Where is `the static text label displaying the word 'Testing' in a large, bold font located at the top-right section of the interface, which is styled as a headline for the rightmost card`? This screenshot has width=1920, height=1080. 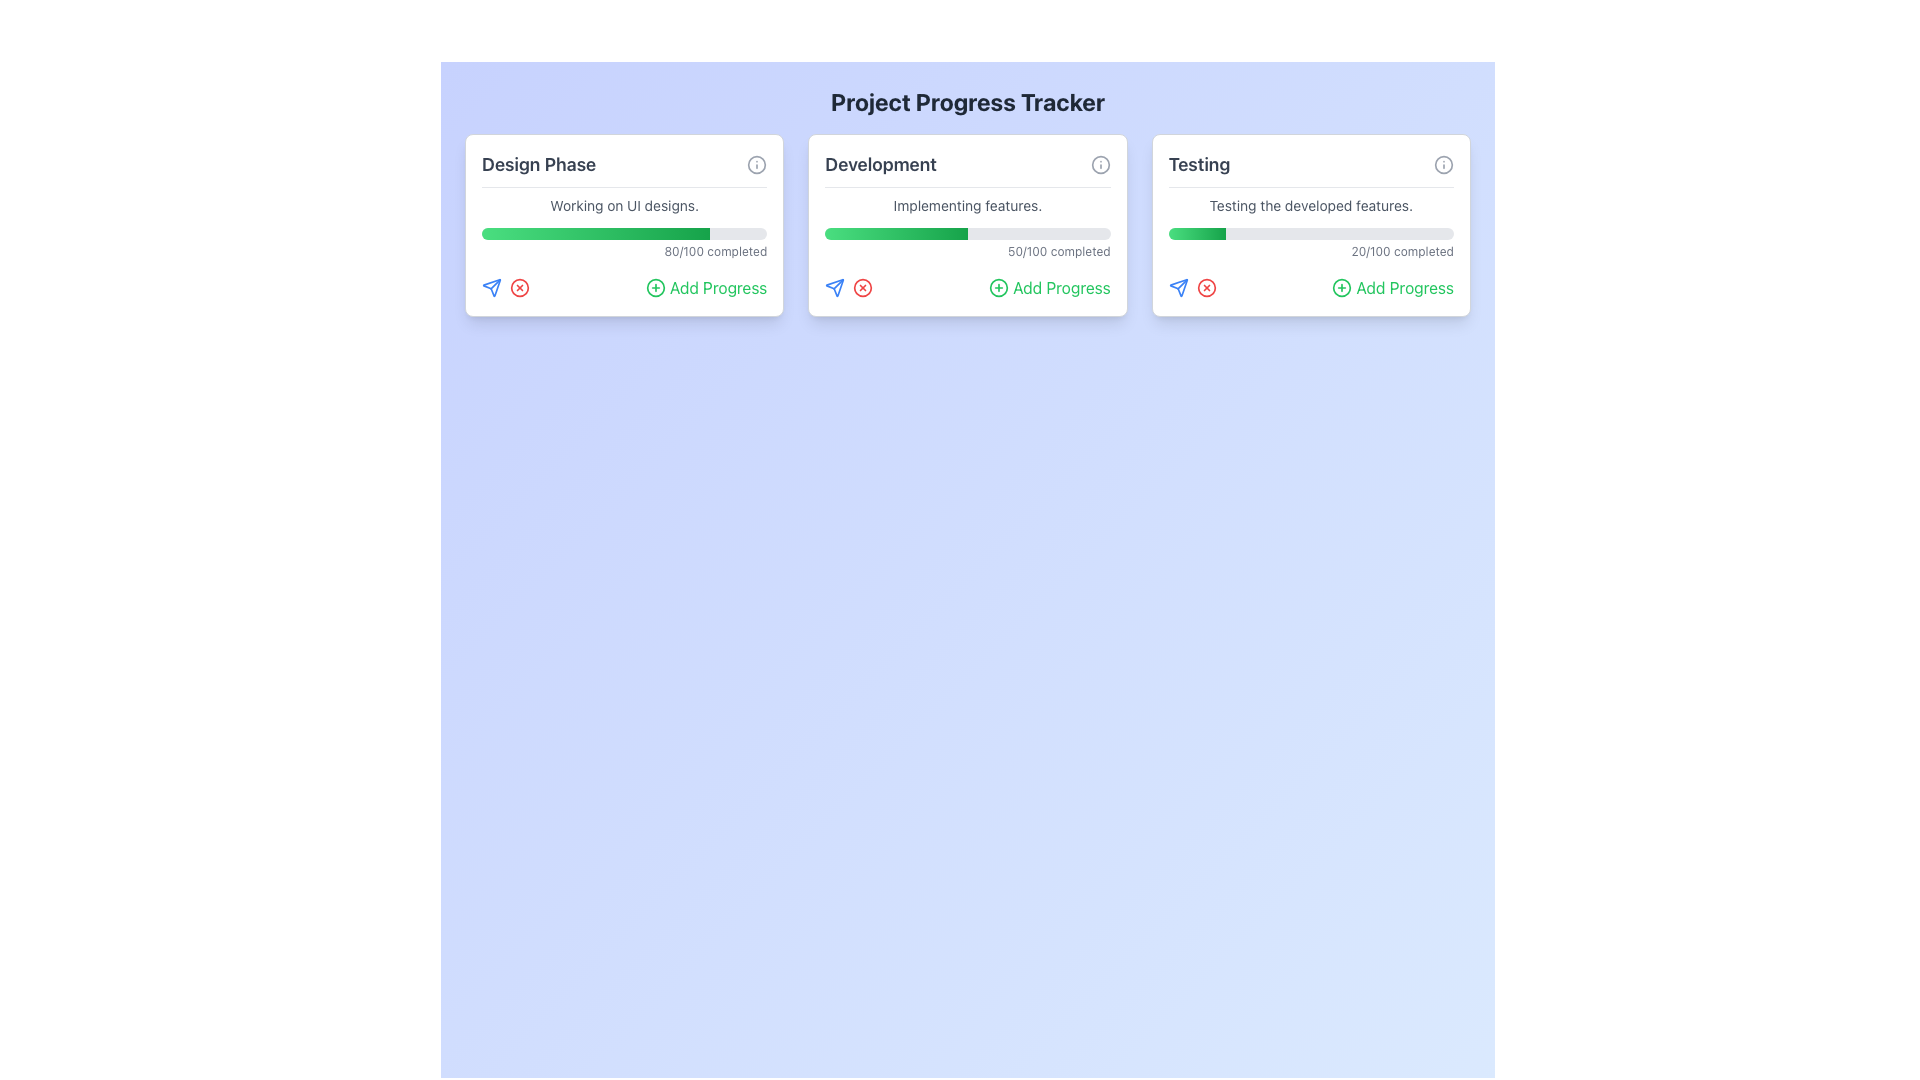 the static text label displaying the word 'Testing' in a large, bold font located at the top-right section of the interface, which is styled as a headline for the rightmost card is located at coordinates (1199, 164).